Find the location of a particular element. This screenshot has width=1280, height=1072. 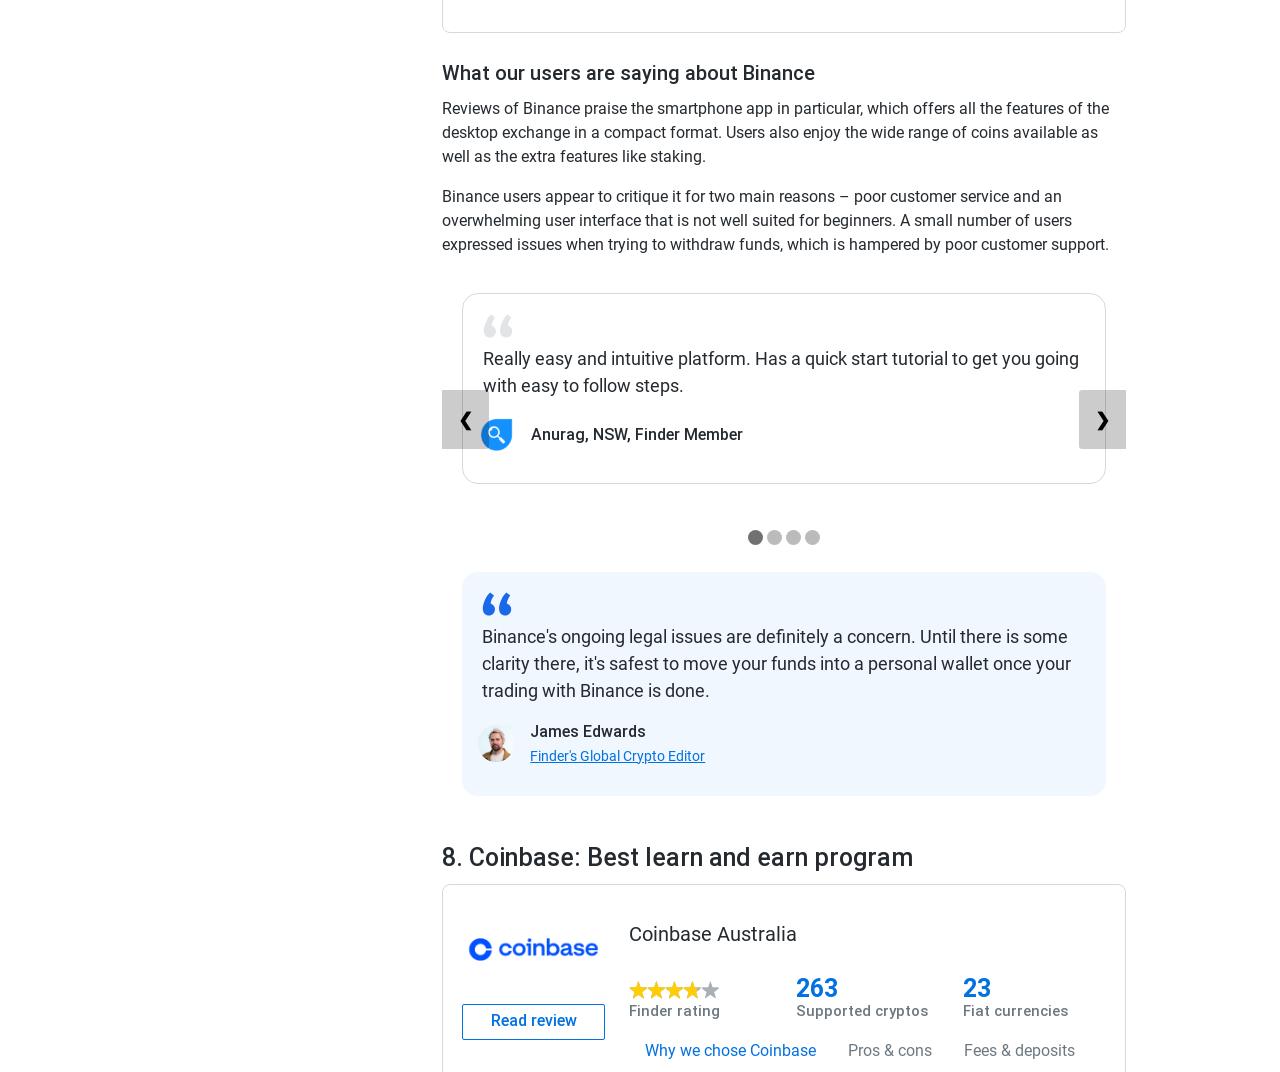

'Fees & deposits' is located at coordinates (1019, 1050).